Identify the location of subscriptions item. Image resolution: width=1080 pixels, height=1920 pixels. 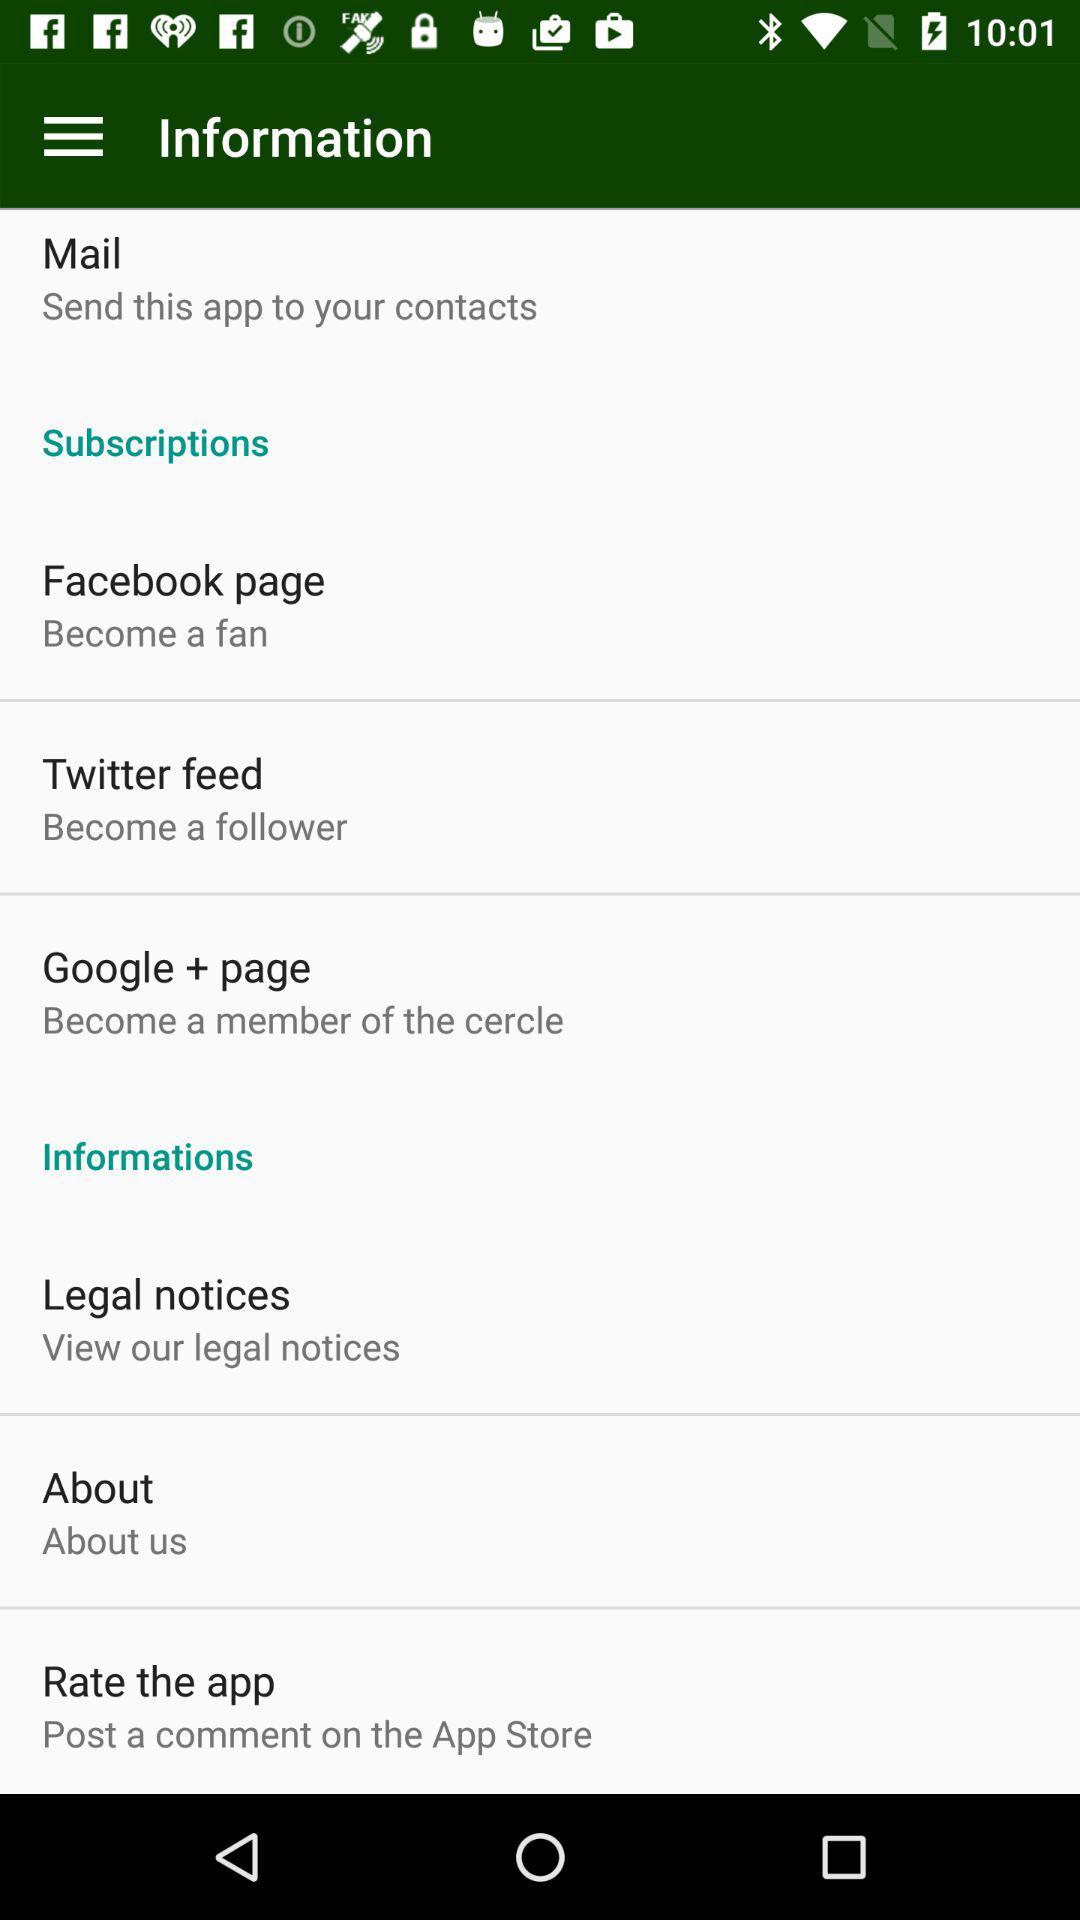
(540, 419).